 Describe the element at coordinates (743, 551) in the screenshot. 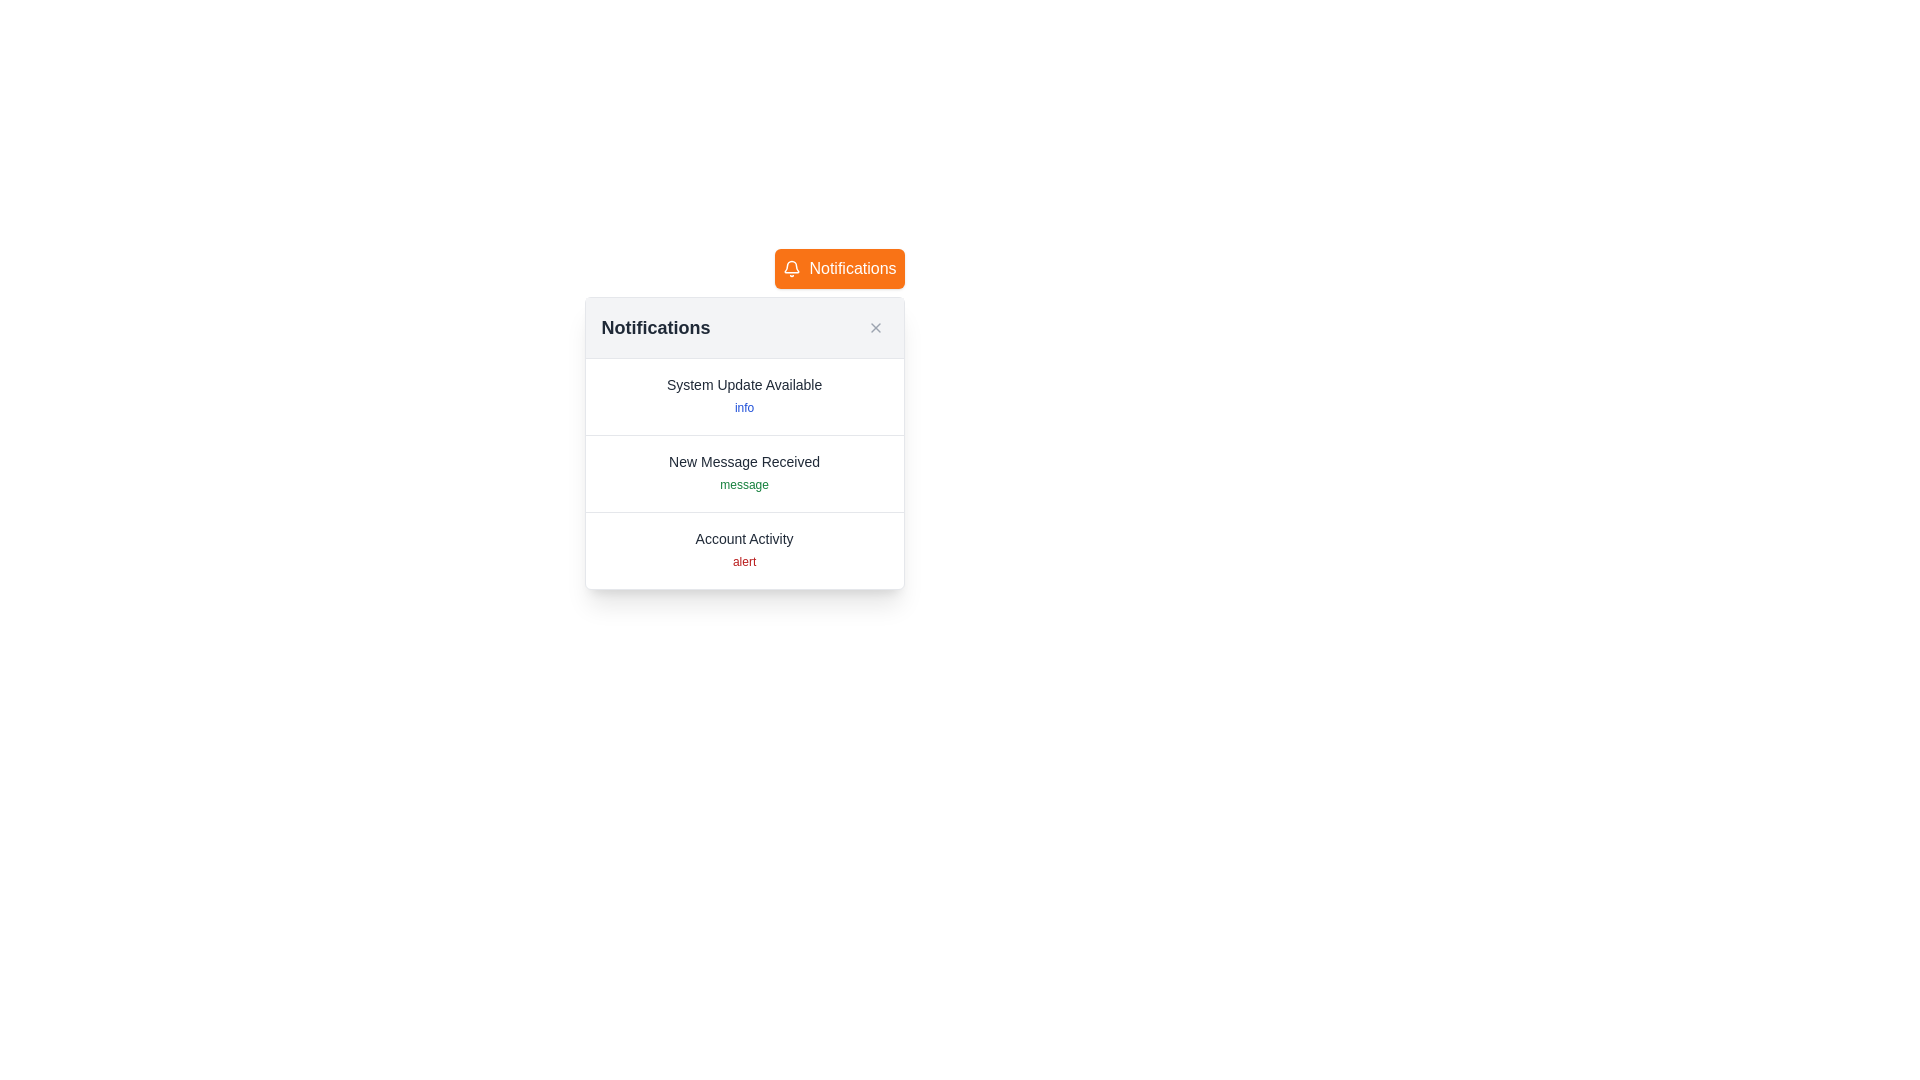

I see `the third notification item in the vertical list of notifications, which indicates an account activity alert, located in the central pop-up panel labeled 'Notifications'` at that location.